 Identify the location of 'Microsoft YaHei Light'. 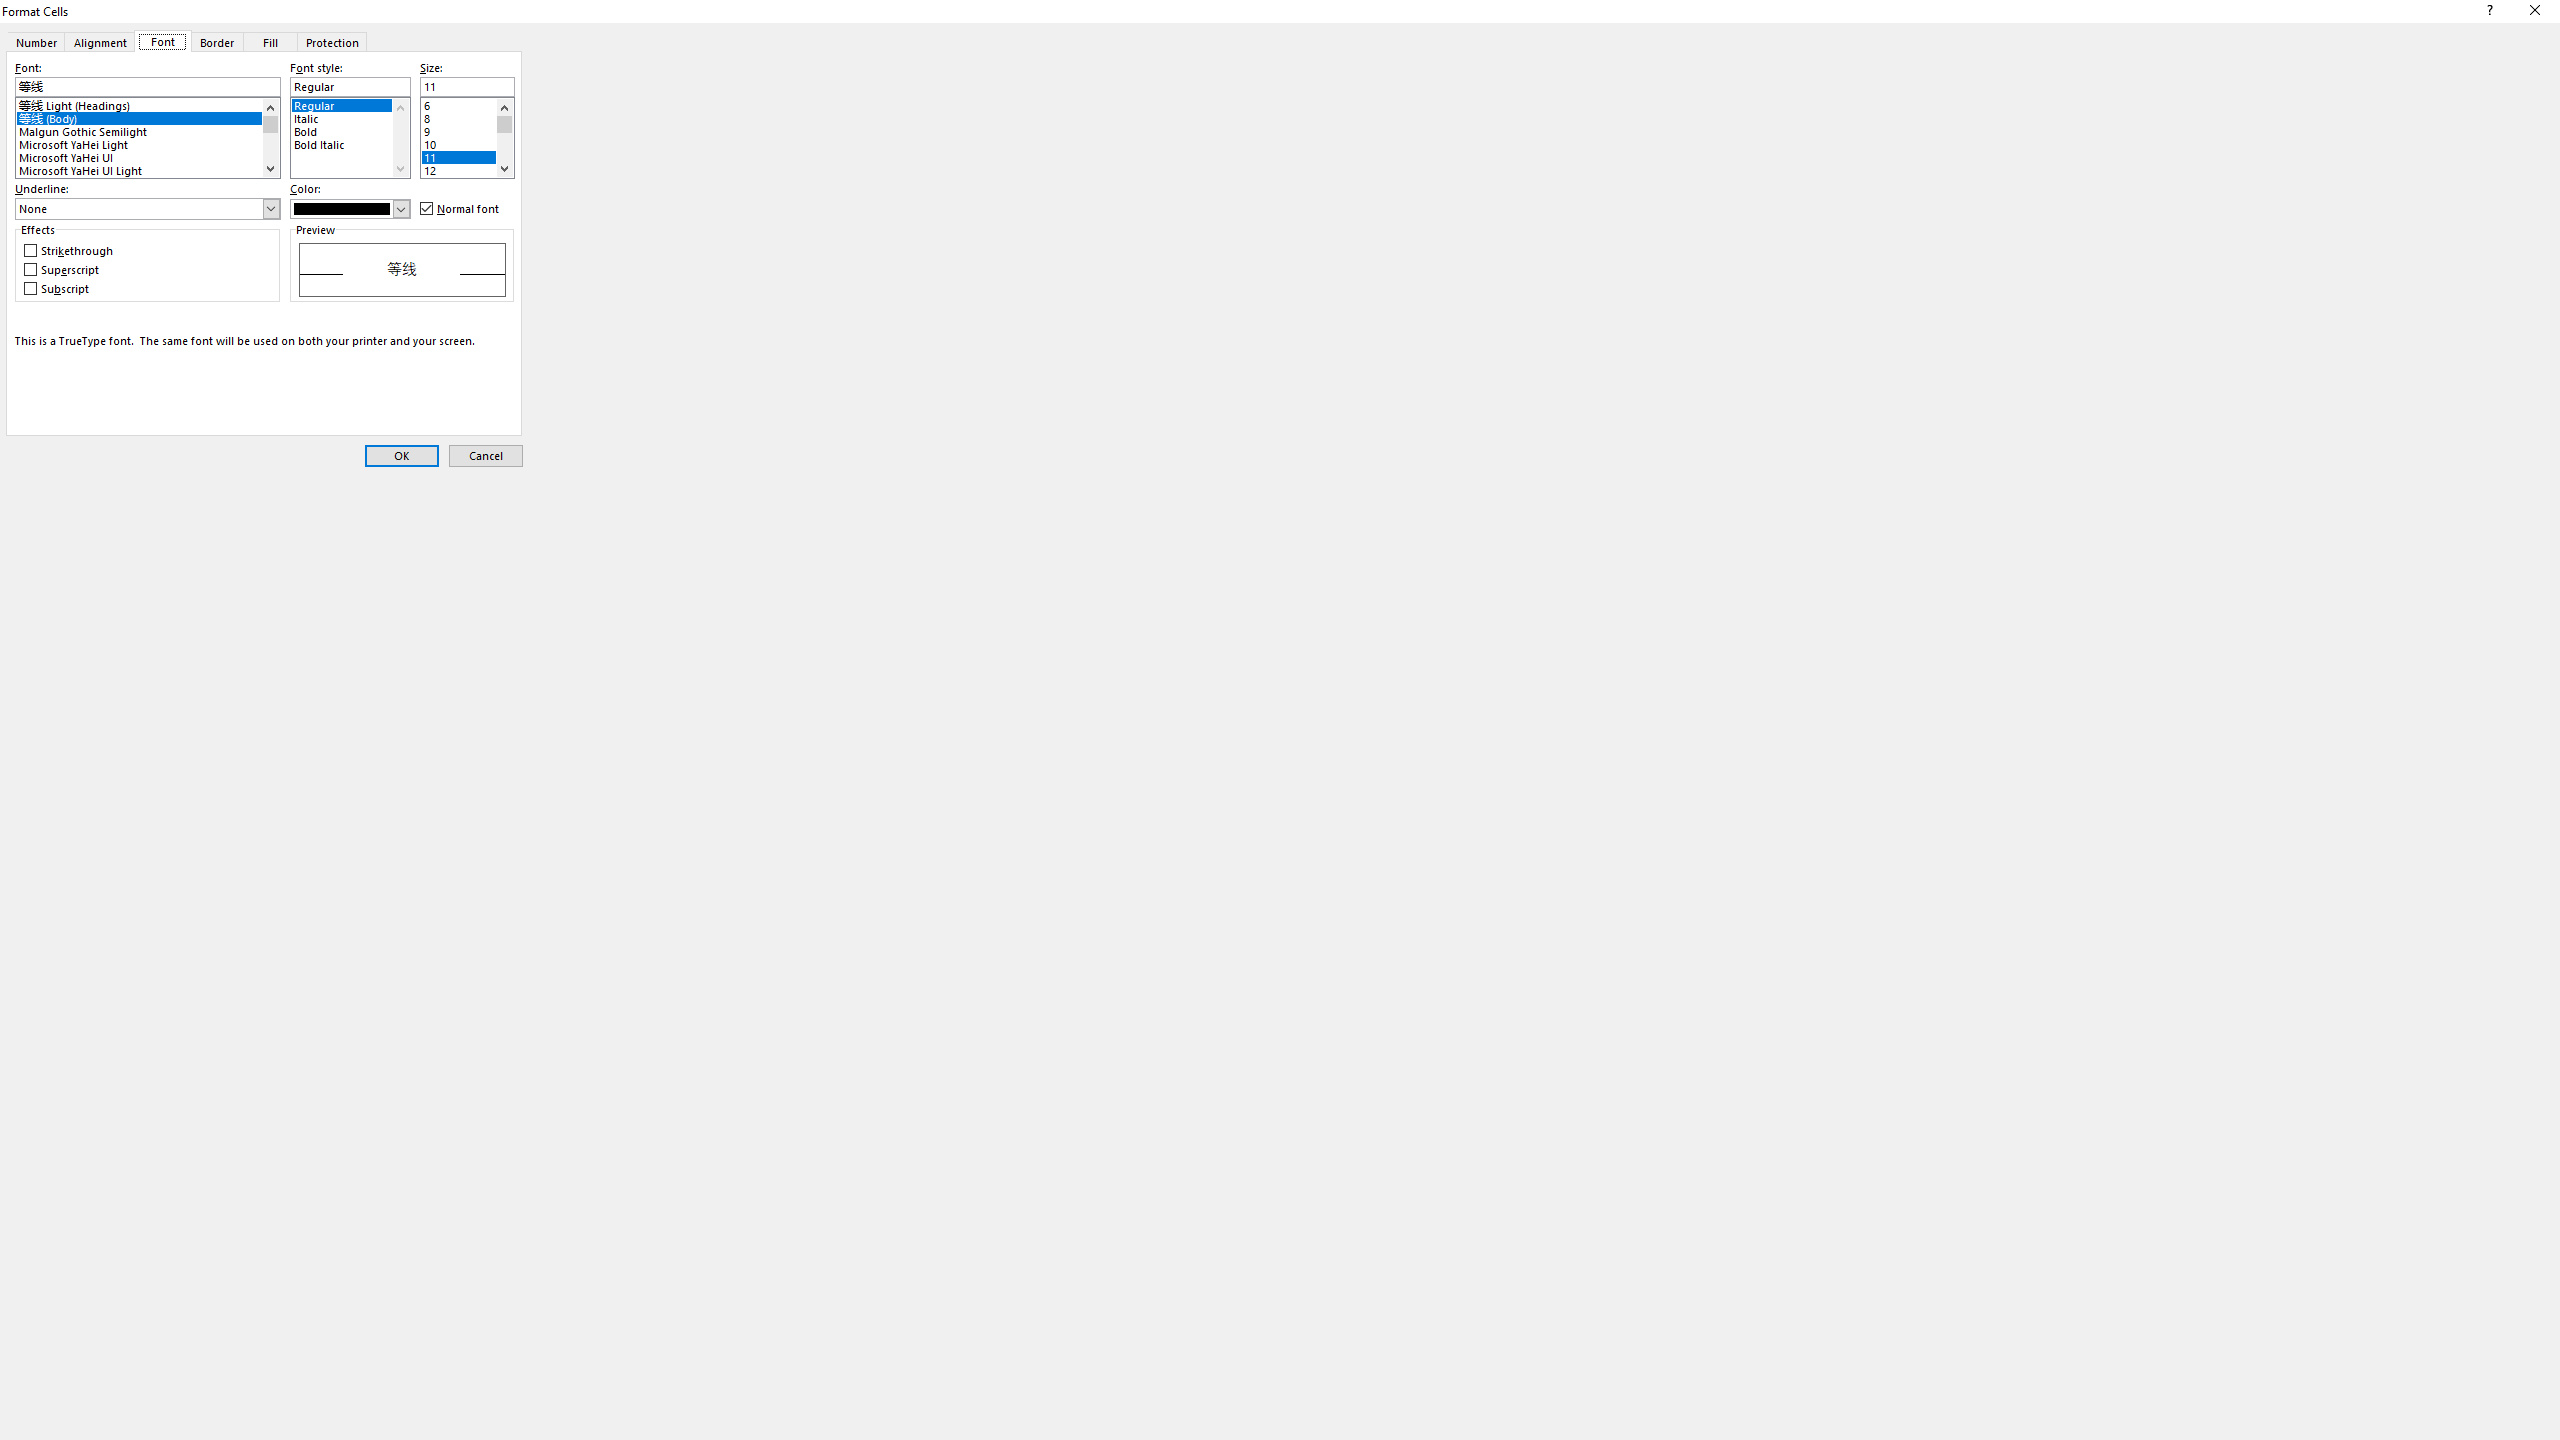
(147, 141).